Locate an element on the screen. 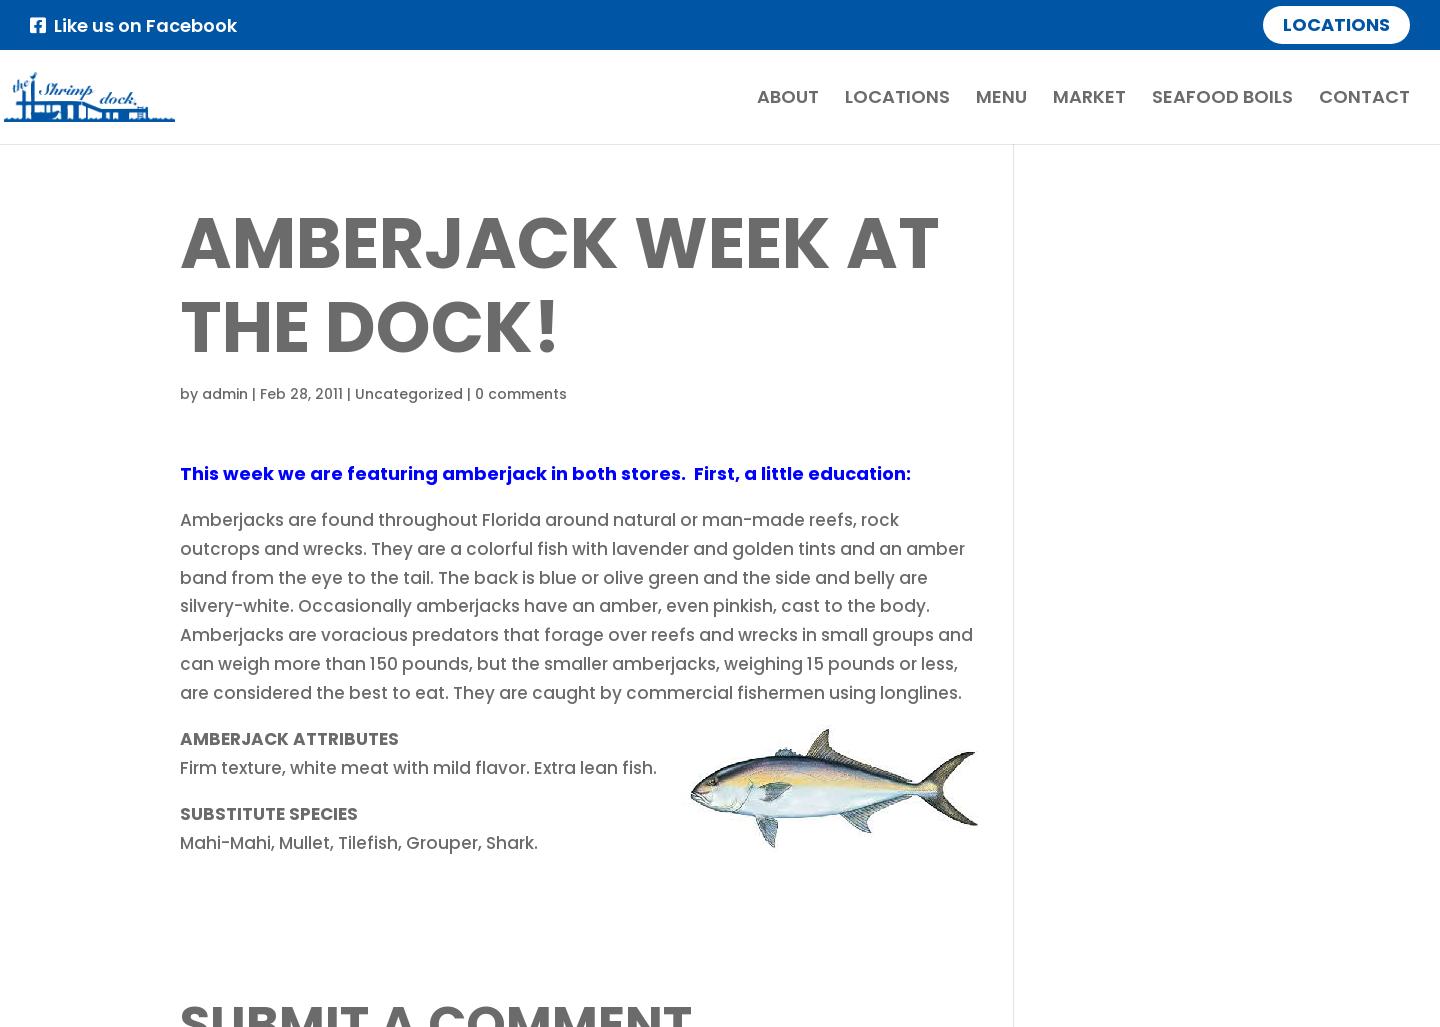 The width and height of the screenshot is (1440, 1027). 'Contact' is located at coordinates (1363, 95).